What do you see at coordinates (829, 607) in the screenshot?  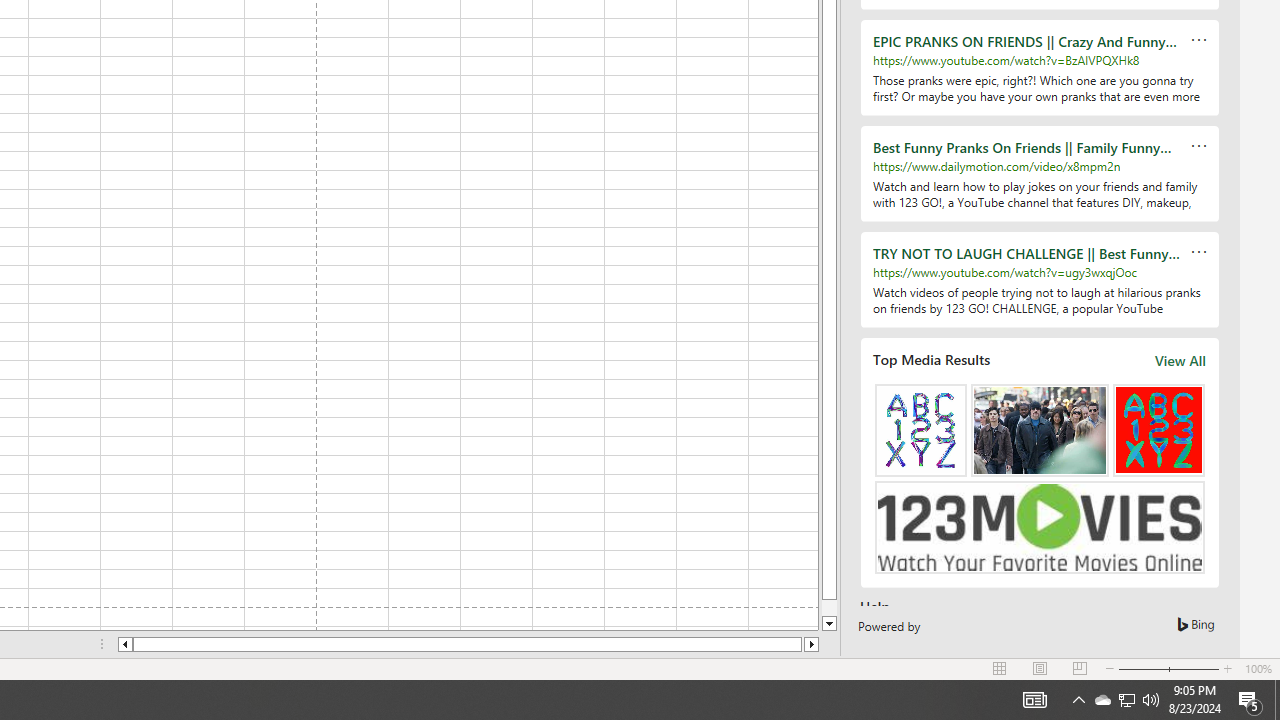 I see `'Page down'` at bounding box center [829, 607].